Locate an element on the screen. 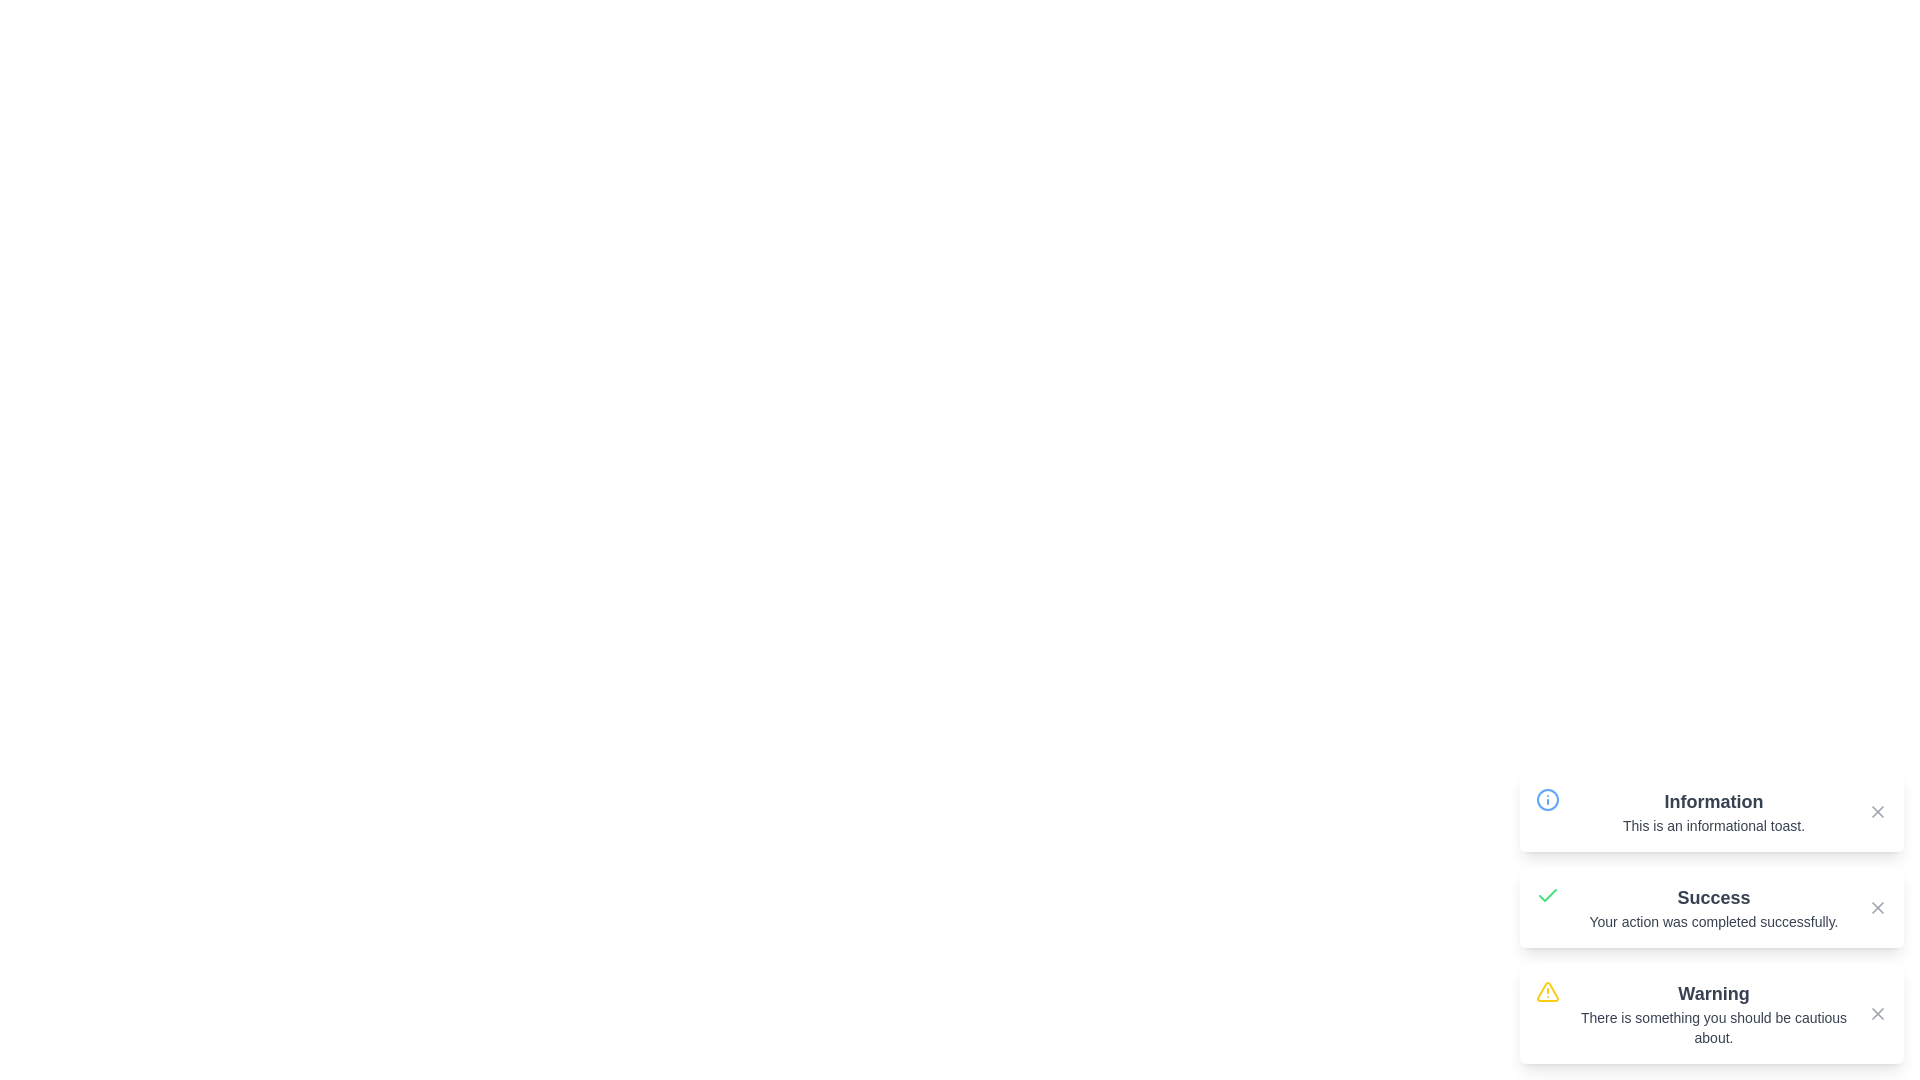 The image size is (1920, 1080). the decorative circle element within the 'Information' SVG icon, which represents an info toast notification is located at coordinates (1547, 798).